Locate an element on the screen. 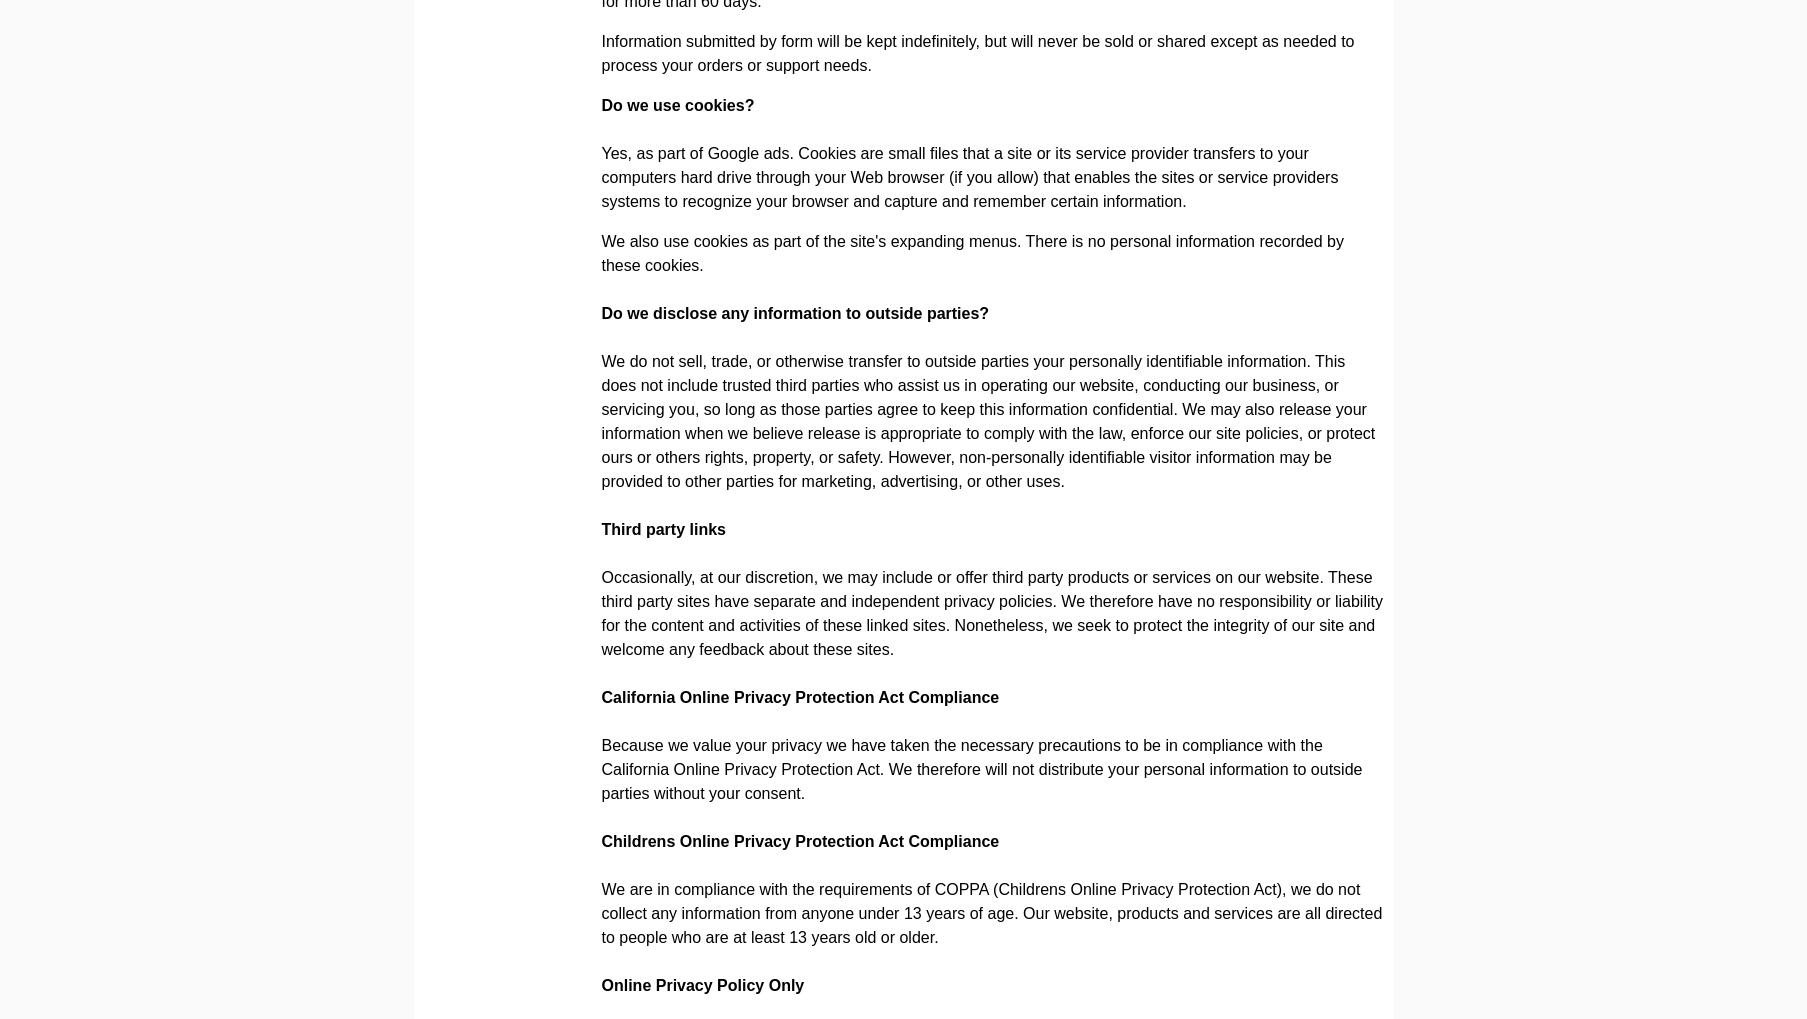 The width and height of the screenshot is (1807, 1019). 'Occasionally, at our discretion, we may include or offer third party products or services on our website. These third party sites have separate and independent privacy policies. We therefore have no responsibility or liability for the content and activities of these linked sites. Nonetheless, we seek to protect the integrity of our site and welcome any feedback about these sites.' is located at coordinates (991, 613).